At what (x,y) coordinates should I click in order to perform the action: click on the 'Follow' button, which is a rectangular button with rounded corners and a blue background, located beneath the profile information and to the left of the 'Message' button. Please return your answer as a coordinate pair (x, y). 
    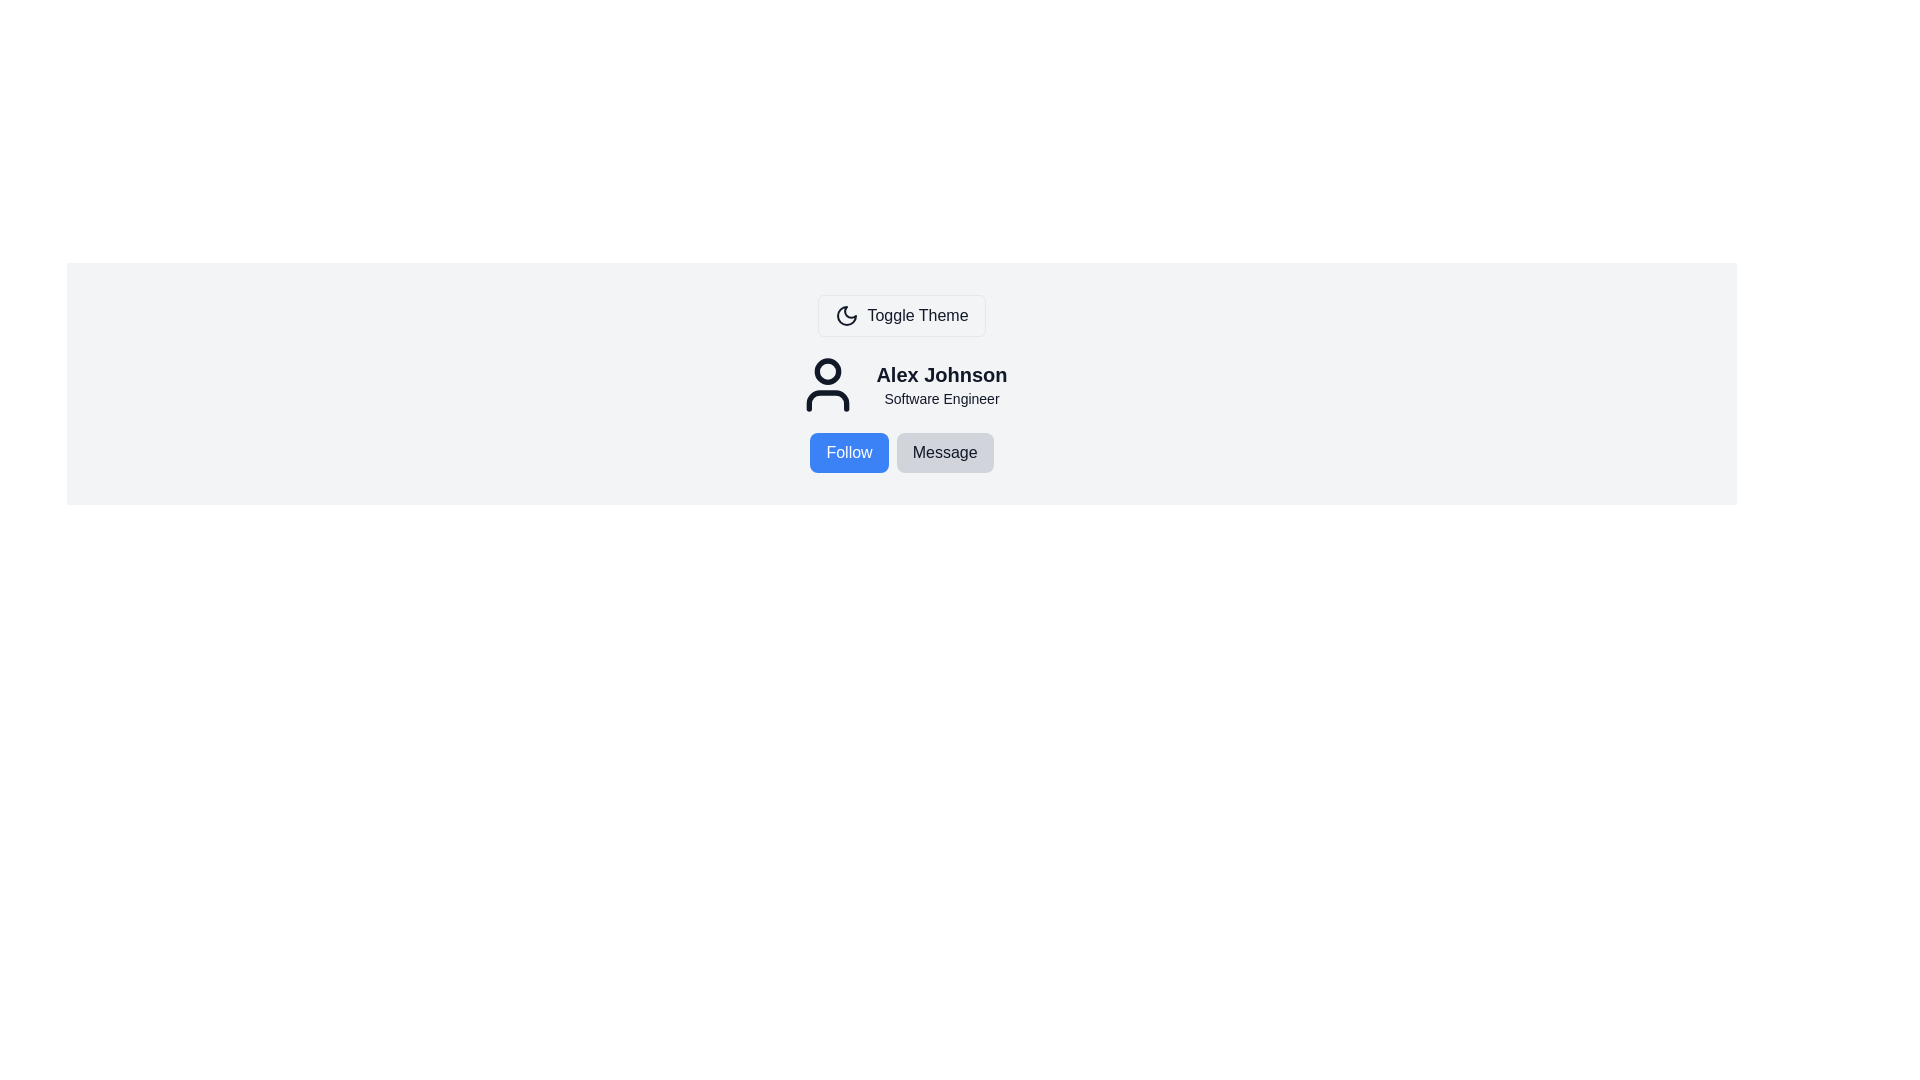
    Looking at the image, I should click on (849, 452).